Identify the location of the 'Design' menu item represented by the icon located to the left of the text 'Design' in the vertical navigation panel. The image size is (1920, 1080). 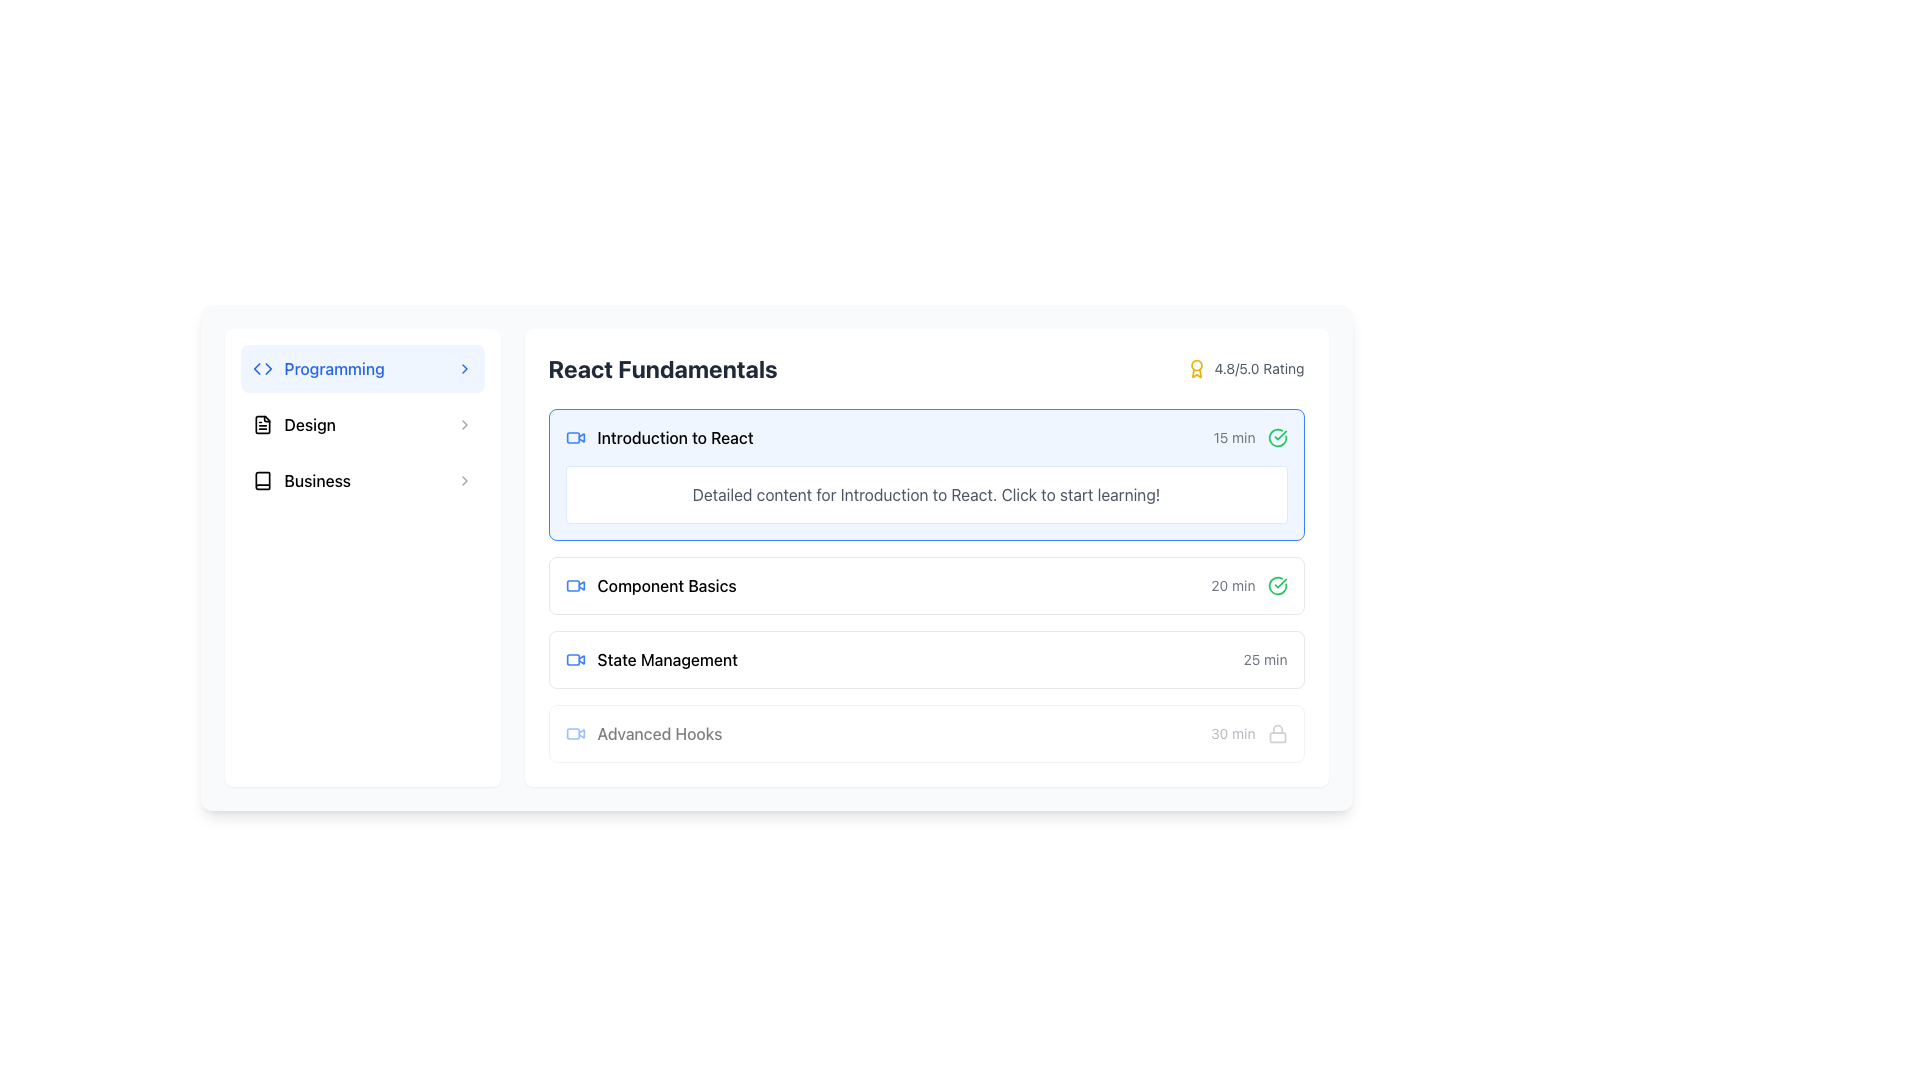
(261, 423).